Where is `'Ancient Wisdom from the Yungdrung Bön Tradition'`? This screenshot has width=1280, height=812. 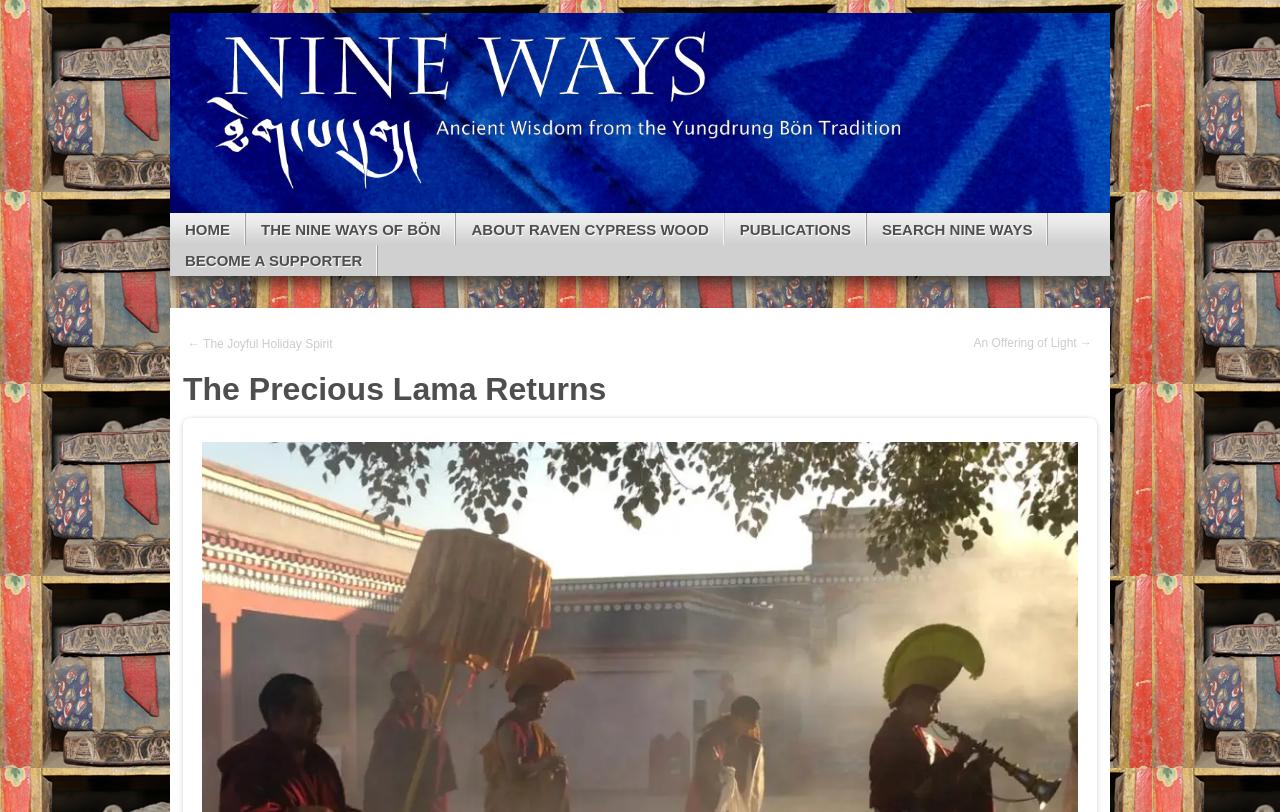 'Ancient Wisdom from the Yungdrung Bön Tradition' is located at coordinates (415, 91).